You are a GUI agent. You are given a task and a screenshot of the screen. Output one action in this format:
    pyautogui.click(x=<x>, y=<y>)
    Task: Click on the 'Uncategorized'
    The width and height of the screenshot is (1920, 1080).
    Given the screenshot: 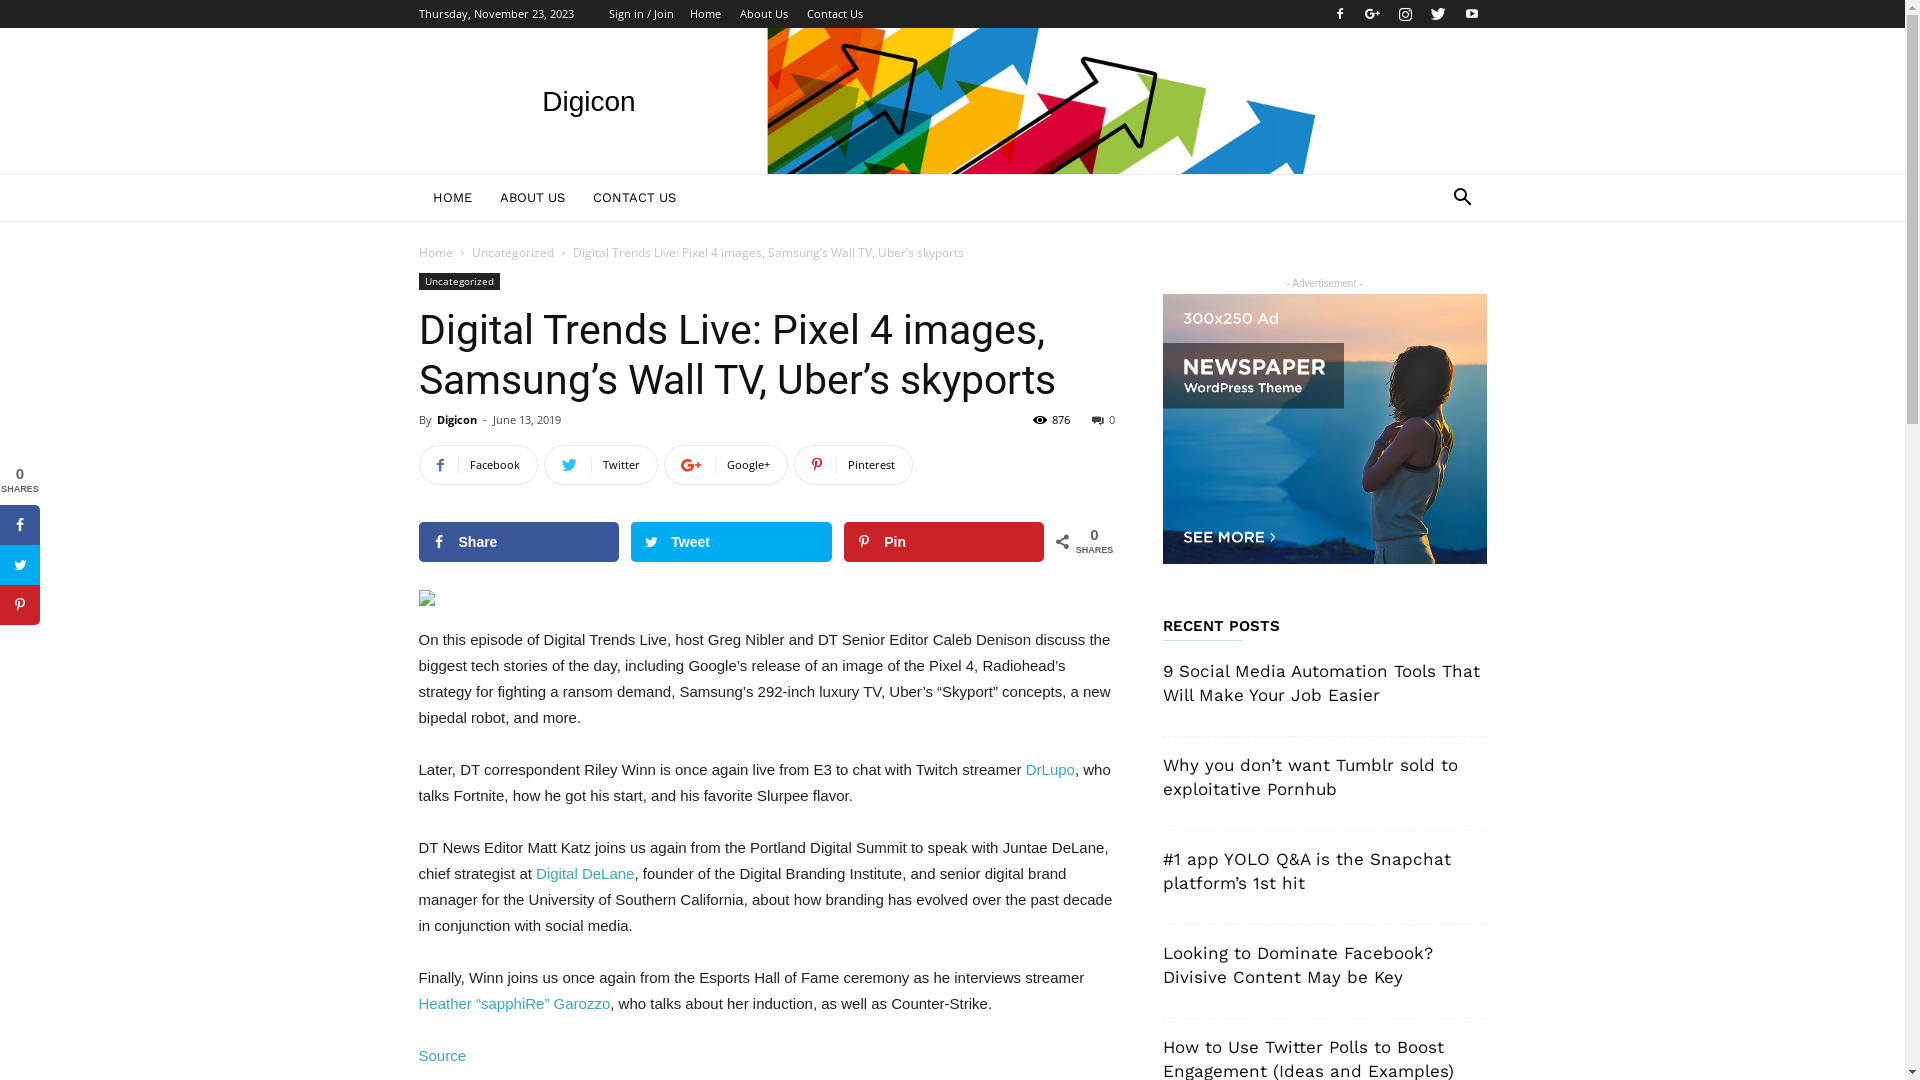 What is the action you would take?
    pyautogui.click(x=457, y=281)
    